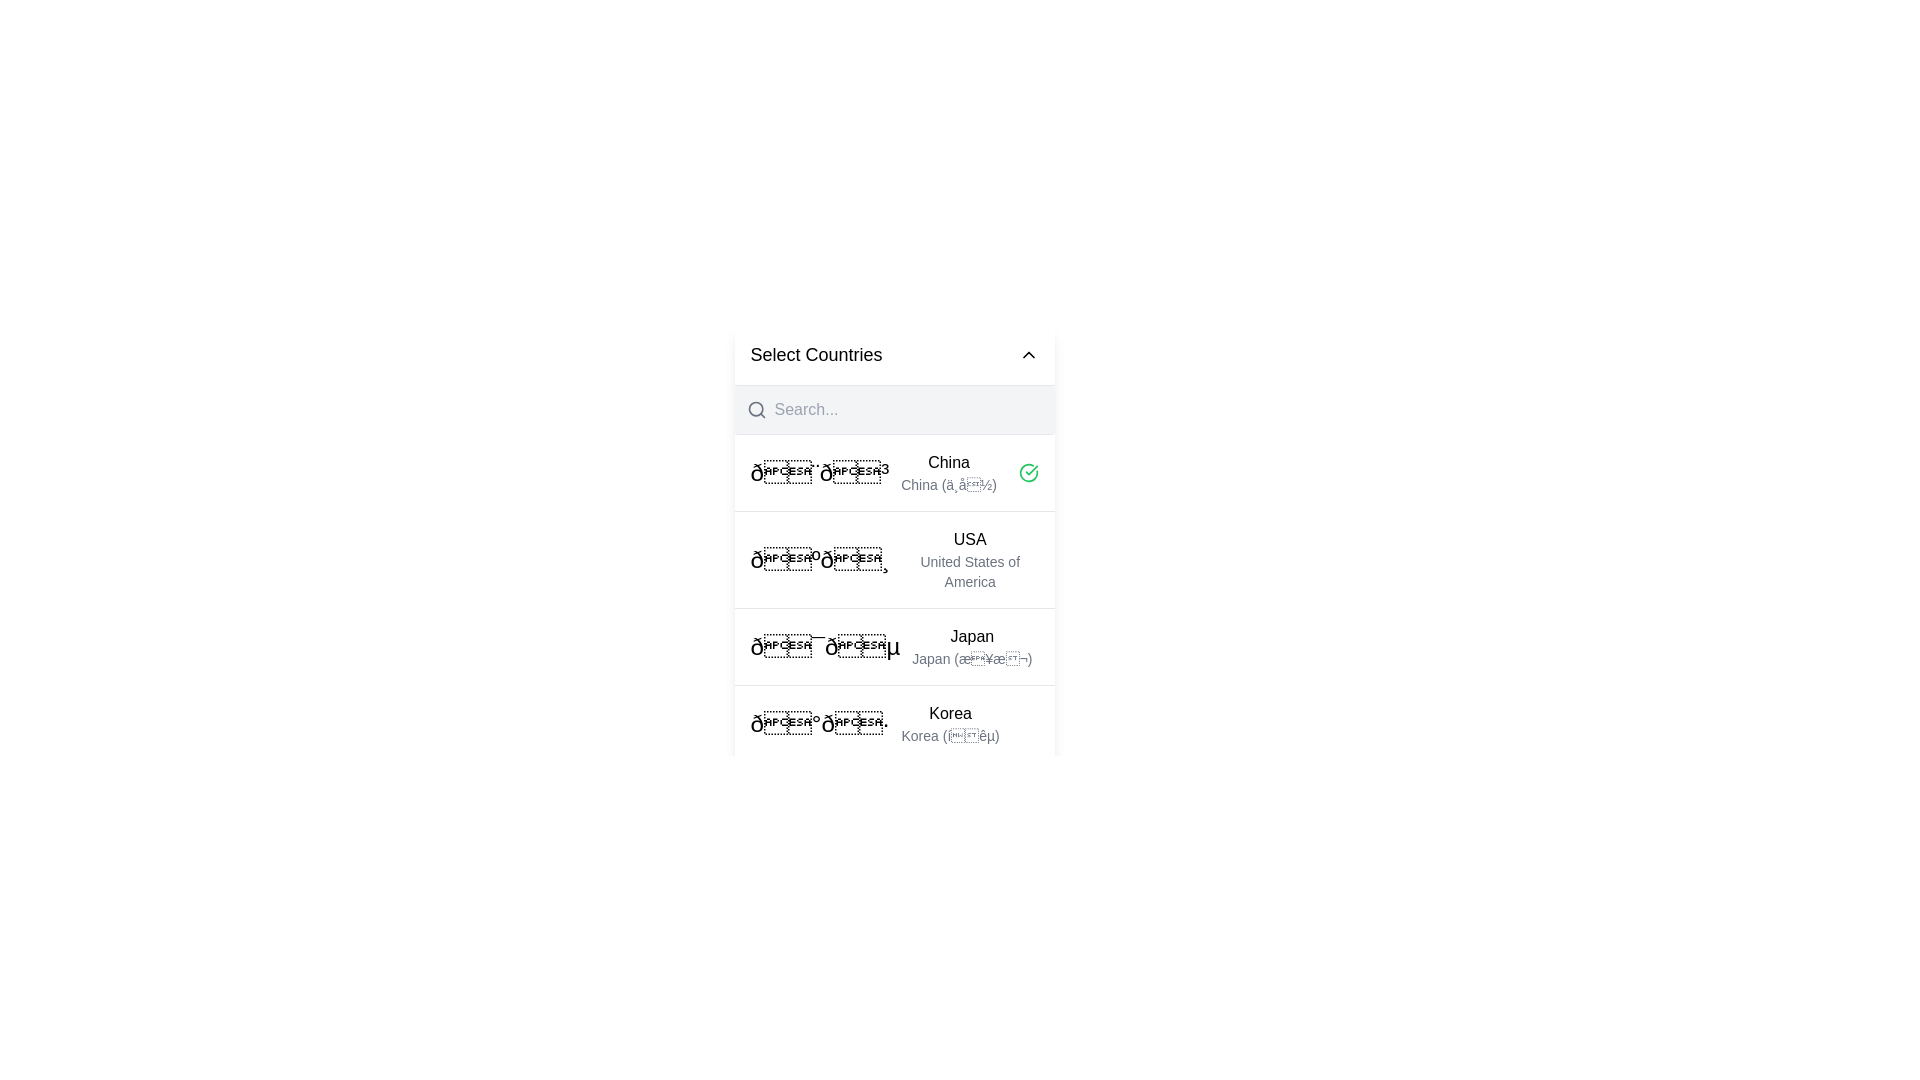  What do you see at coordinates (948, 462) in the screenshot?
I see `the text label element displaying 'China'` at bounding box center [948, 462].